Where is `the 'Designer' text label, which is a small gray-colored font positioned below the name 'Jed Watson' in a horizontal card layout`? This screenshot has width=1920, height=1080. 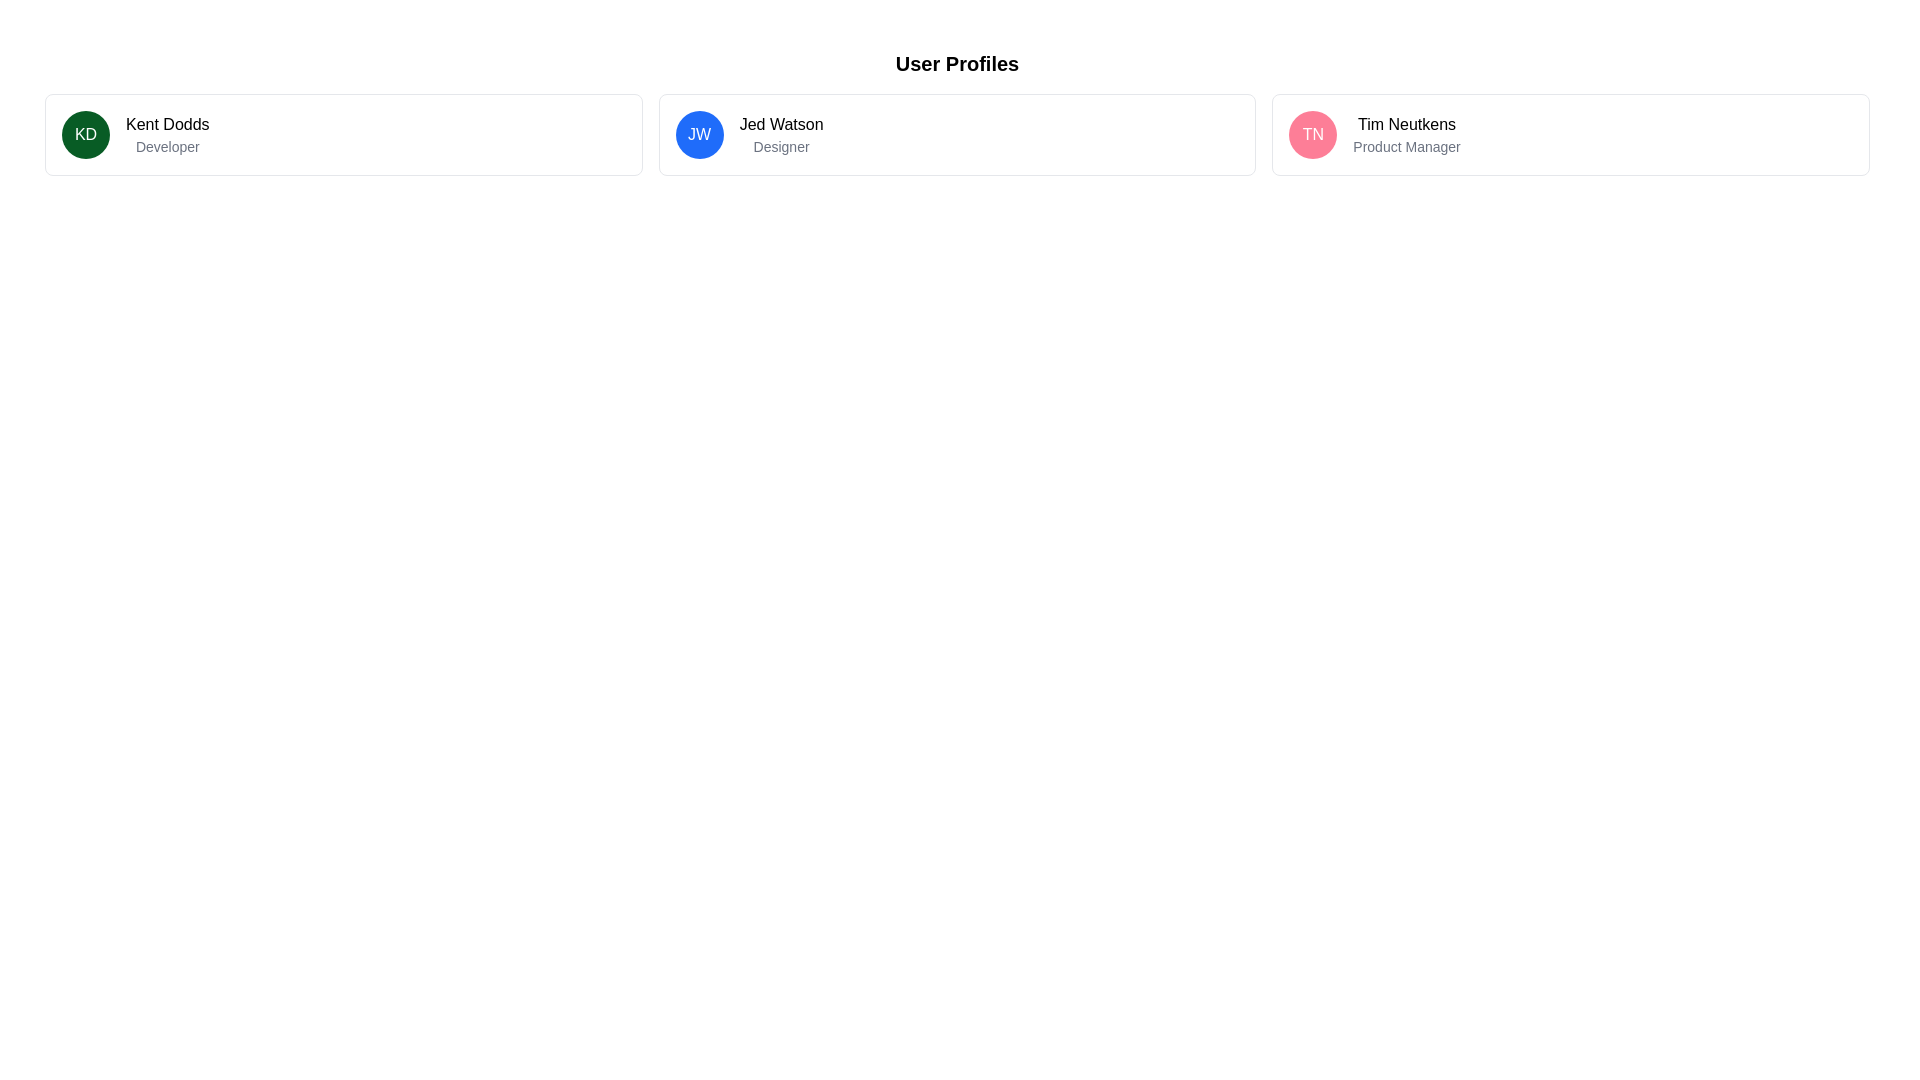 the 'Designer' text label, which is a small gray-colored font positioned below the name 'Jed Watson' in a horizontal card layout is located at coordinates (780, 145).